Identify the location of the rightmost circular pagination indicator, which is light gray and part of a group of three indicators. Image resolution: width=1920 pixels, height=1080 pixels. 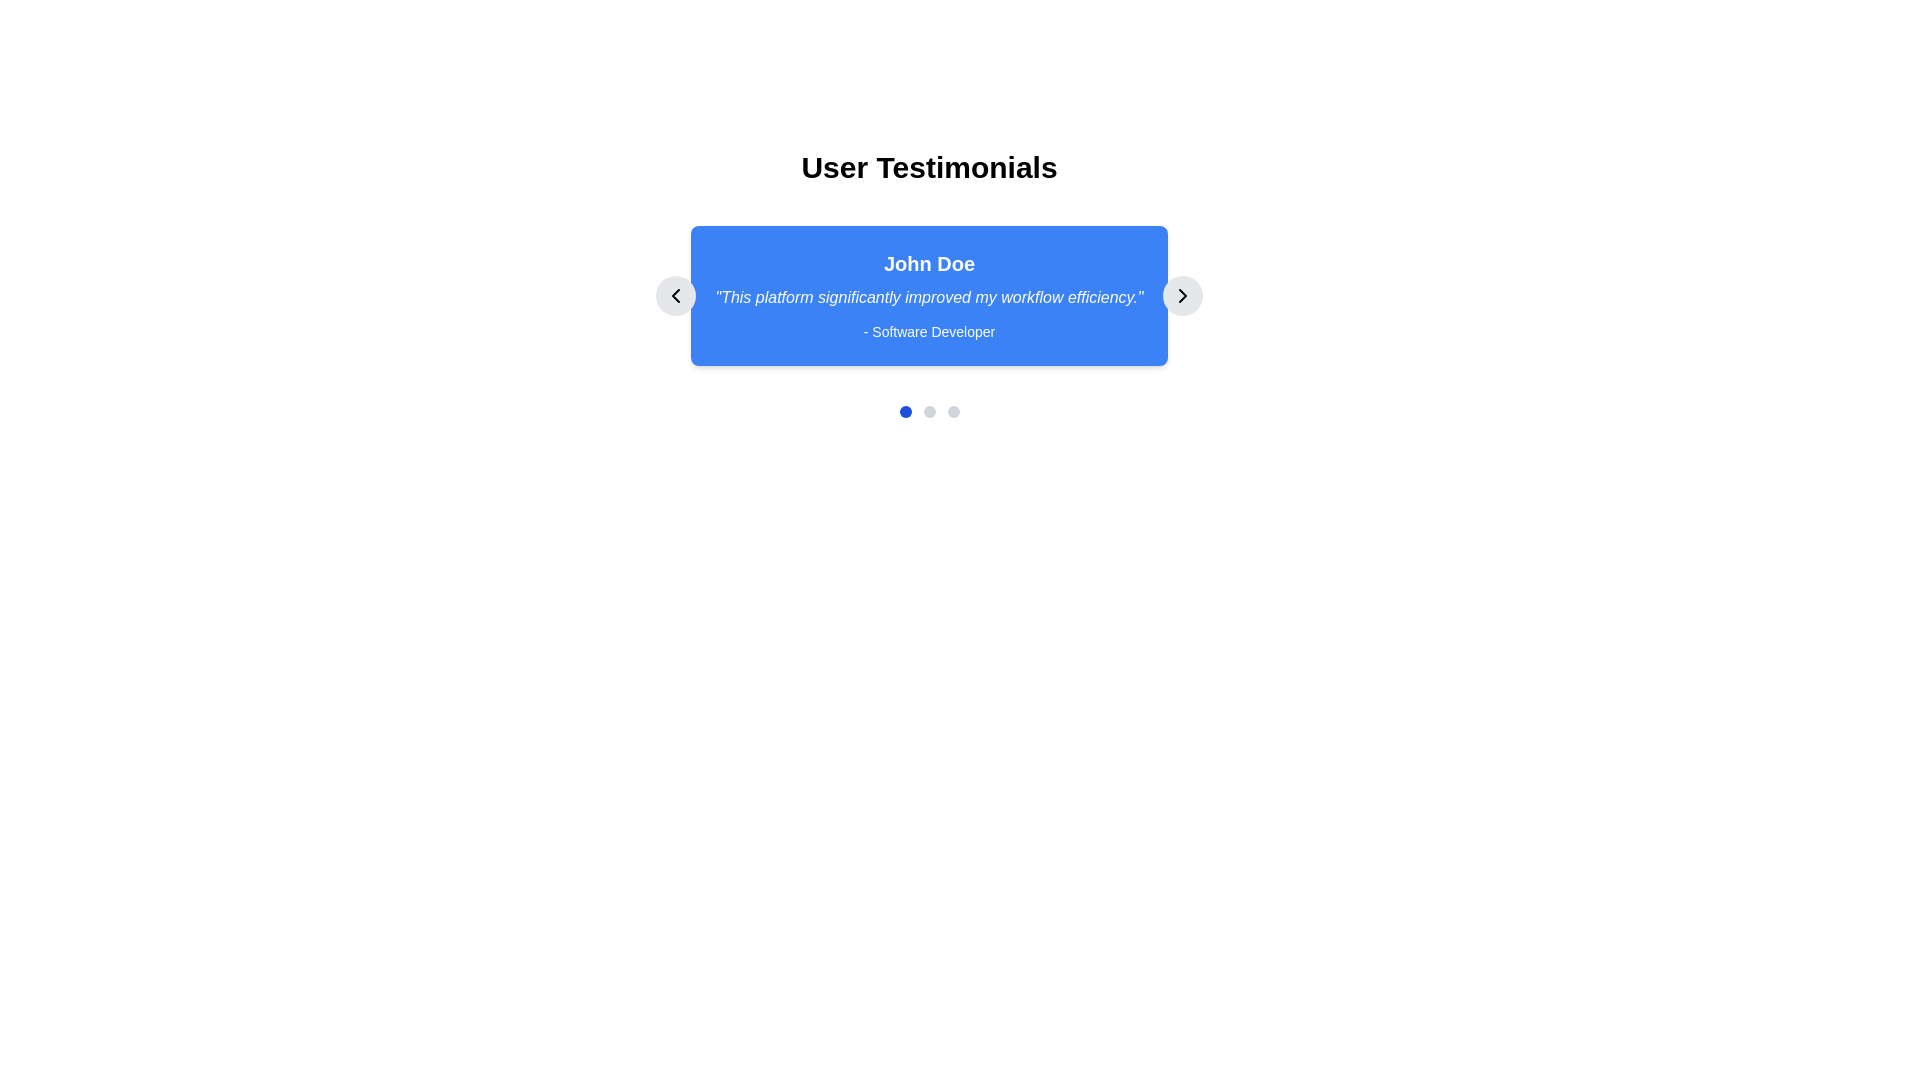
(952, 411).